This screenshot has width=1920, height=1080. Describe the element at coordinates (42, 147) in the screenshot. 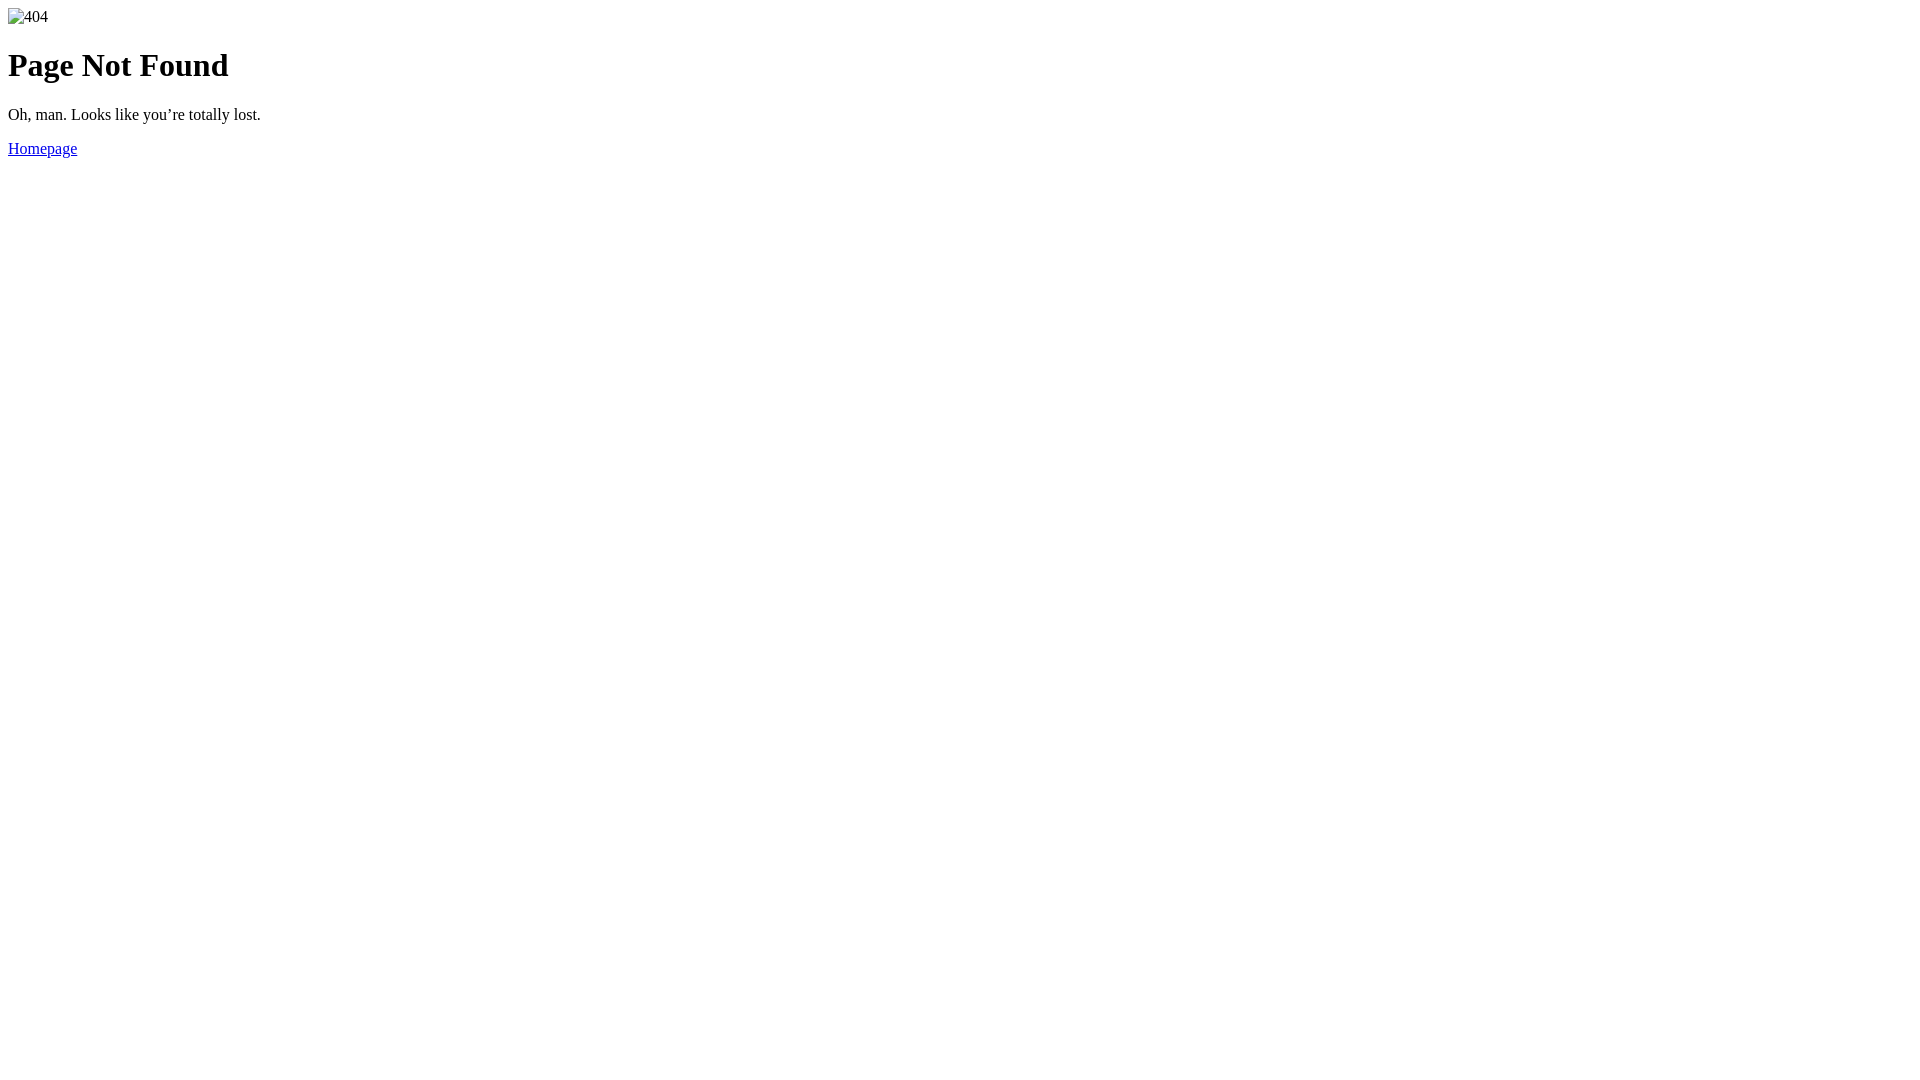

I see `'Homepage'` at that location.